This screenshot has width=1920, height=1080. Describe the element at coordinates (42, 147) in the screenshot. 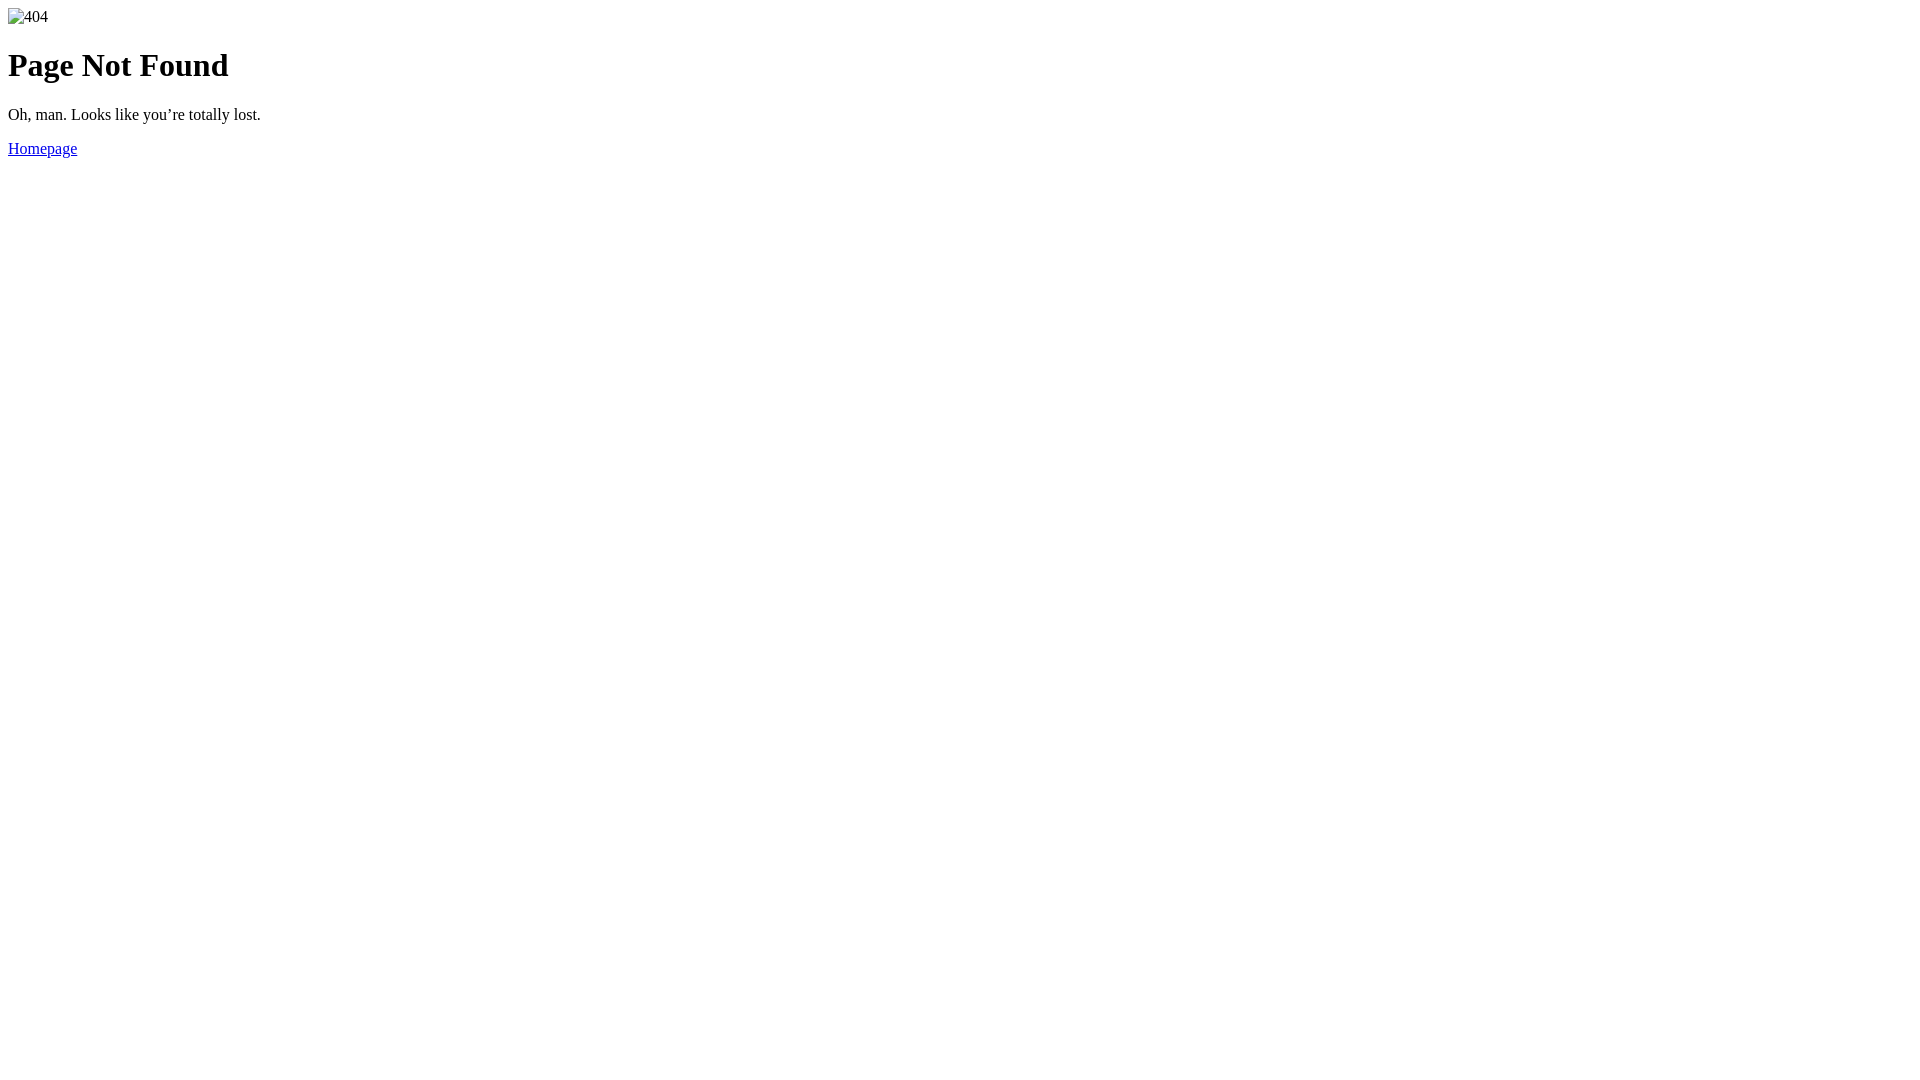

I see `'Homepage'` at that location.